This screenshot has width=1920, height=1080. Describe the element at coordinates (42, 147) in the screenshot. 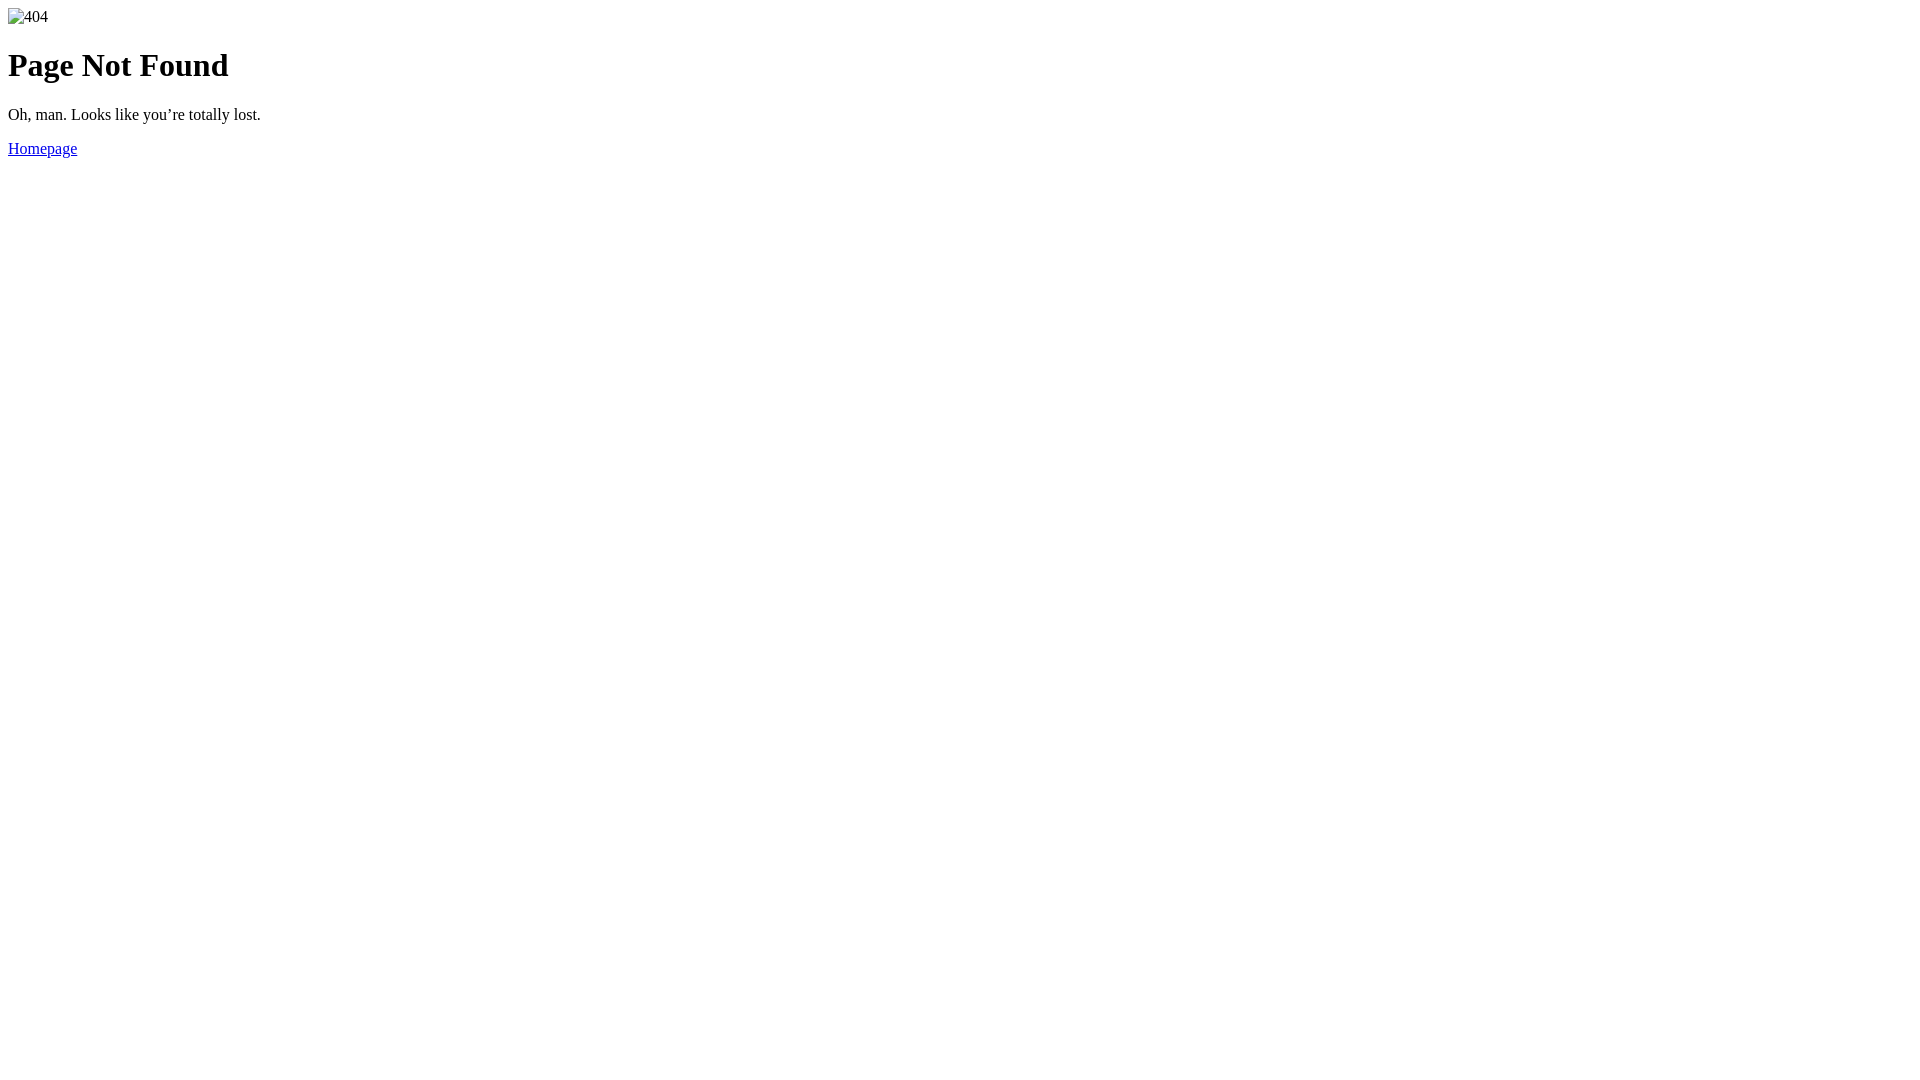

I see `'Homepage'` at that location.